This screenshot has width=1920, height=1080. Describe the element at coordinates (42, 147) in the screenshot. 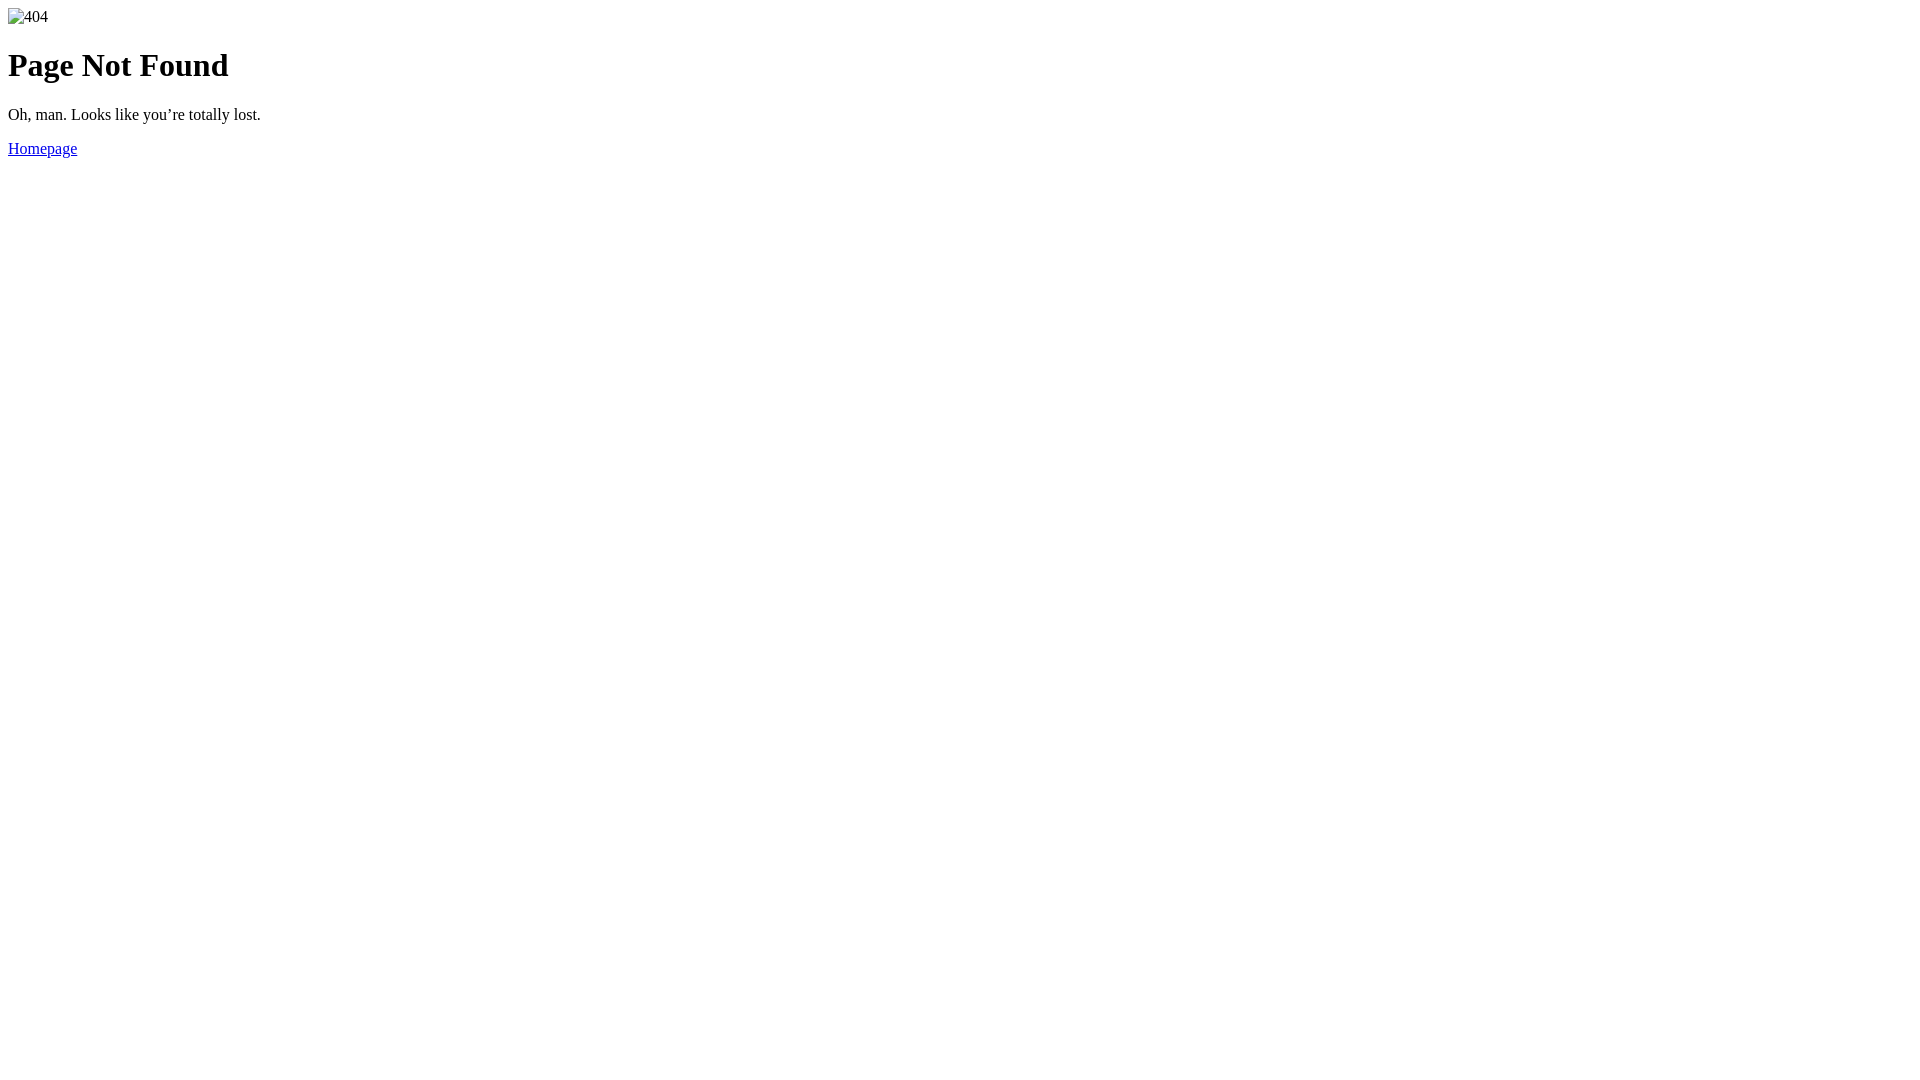

I see `'Homepage'` at that location.